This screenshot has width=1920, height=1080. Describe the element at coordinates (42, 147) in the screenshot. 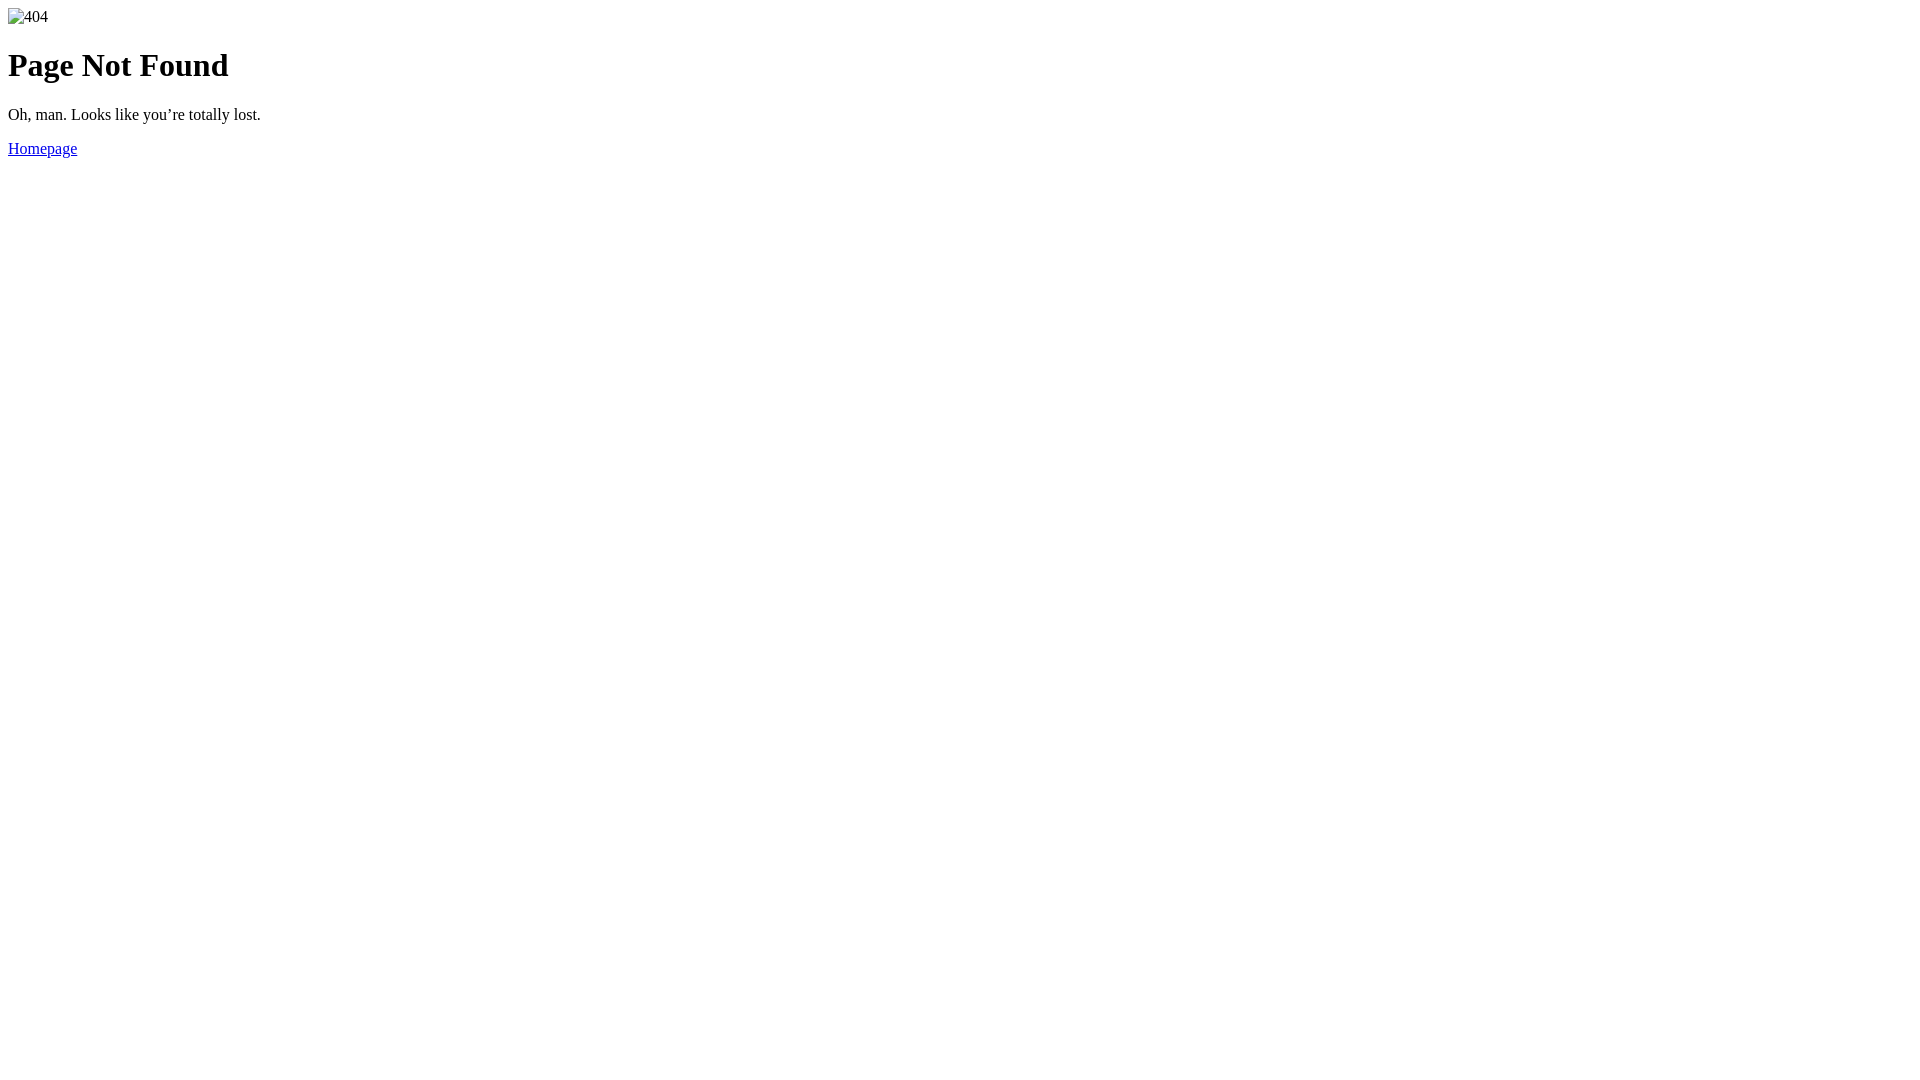

I see `'Homepage'` at that location.